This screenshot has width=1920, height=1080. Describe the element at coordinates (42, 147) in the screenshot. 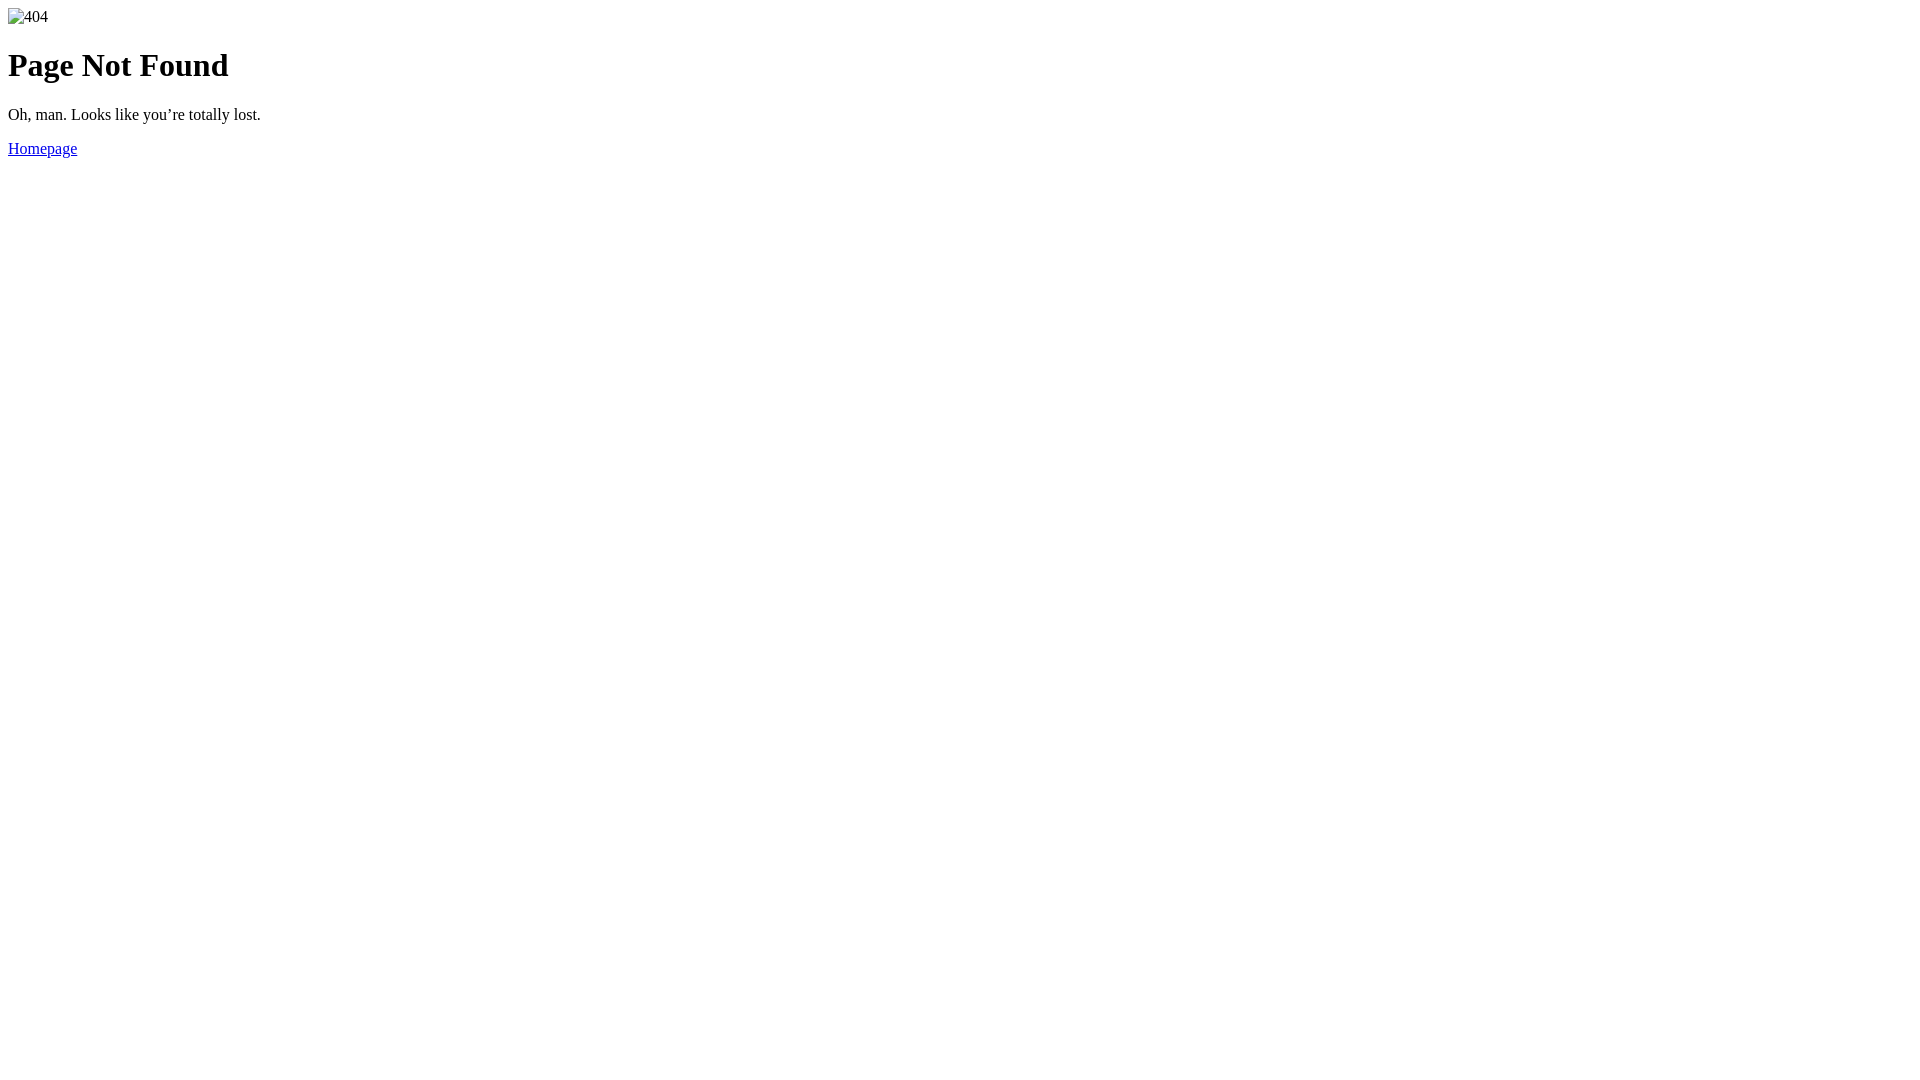

I see `'Homepage'` at that location.